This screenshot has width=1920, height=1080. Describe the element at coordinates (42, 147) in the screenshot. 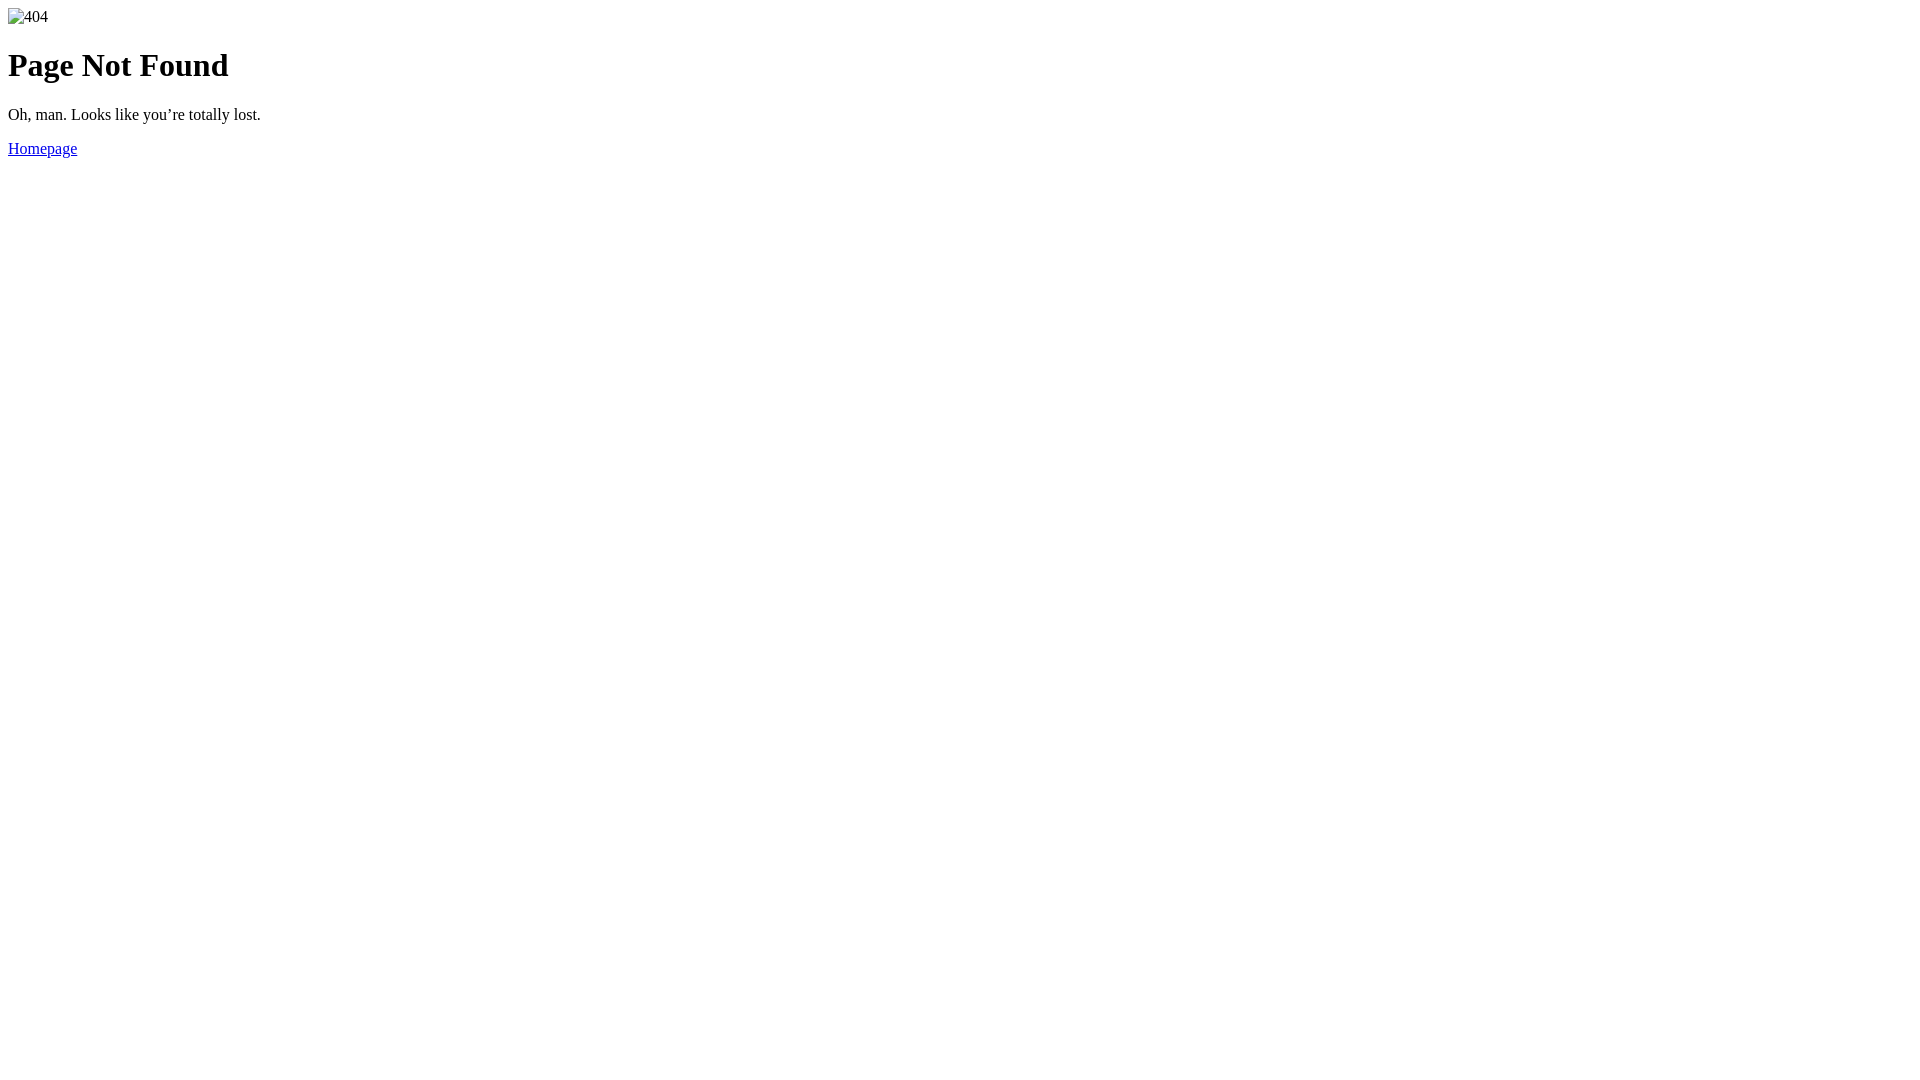

I see `'Homepage'` at that location.